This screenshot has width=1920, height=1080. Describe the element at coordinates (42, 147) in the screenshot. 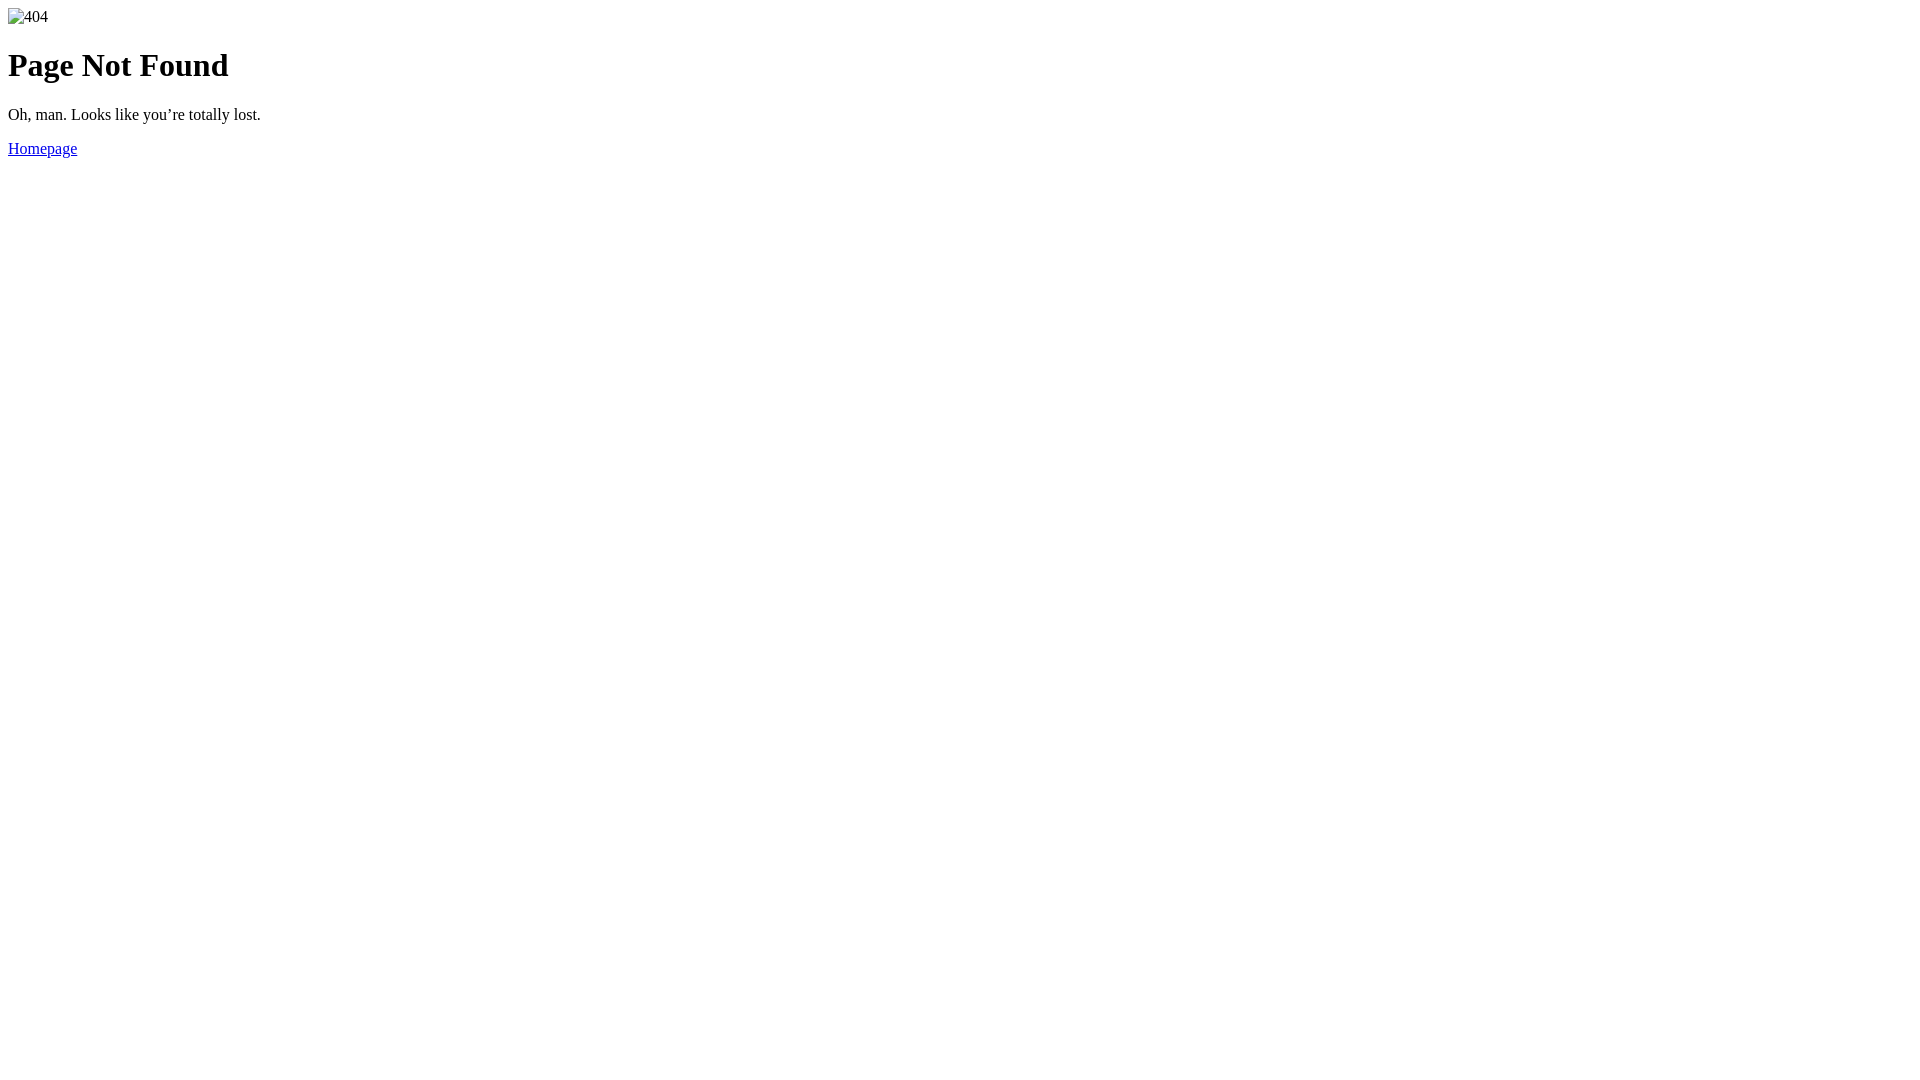

I see `'Homepage'` at that location.